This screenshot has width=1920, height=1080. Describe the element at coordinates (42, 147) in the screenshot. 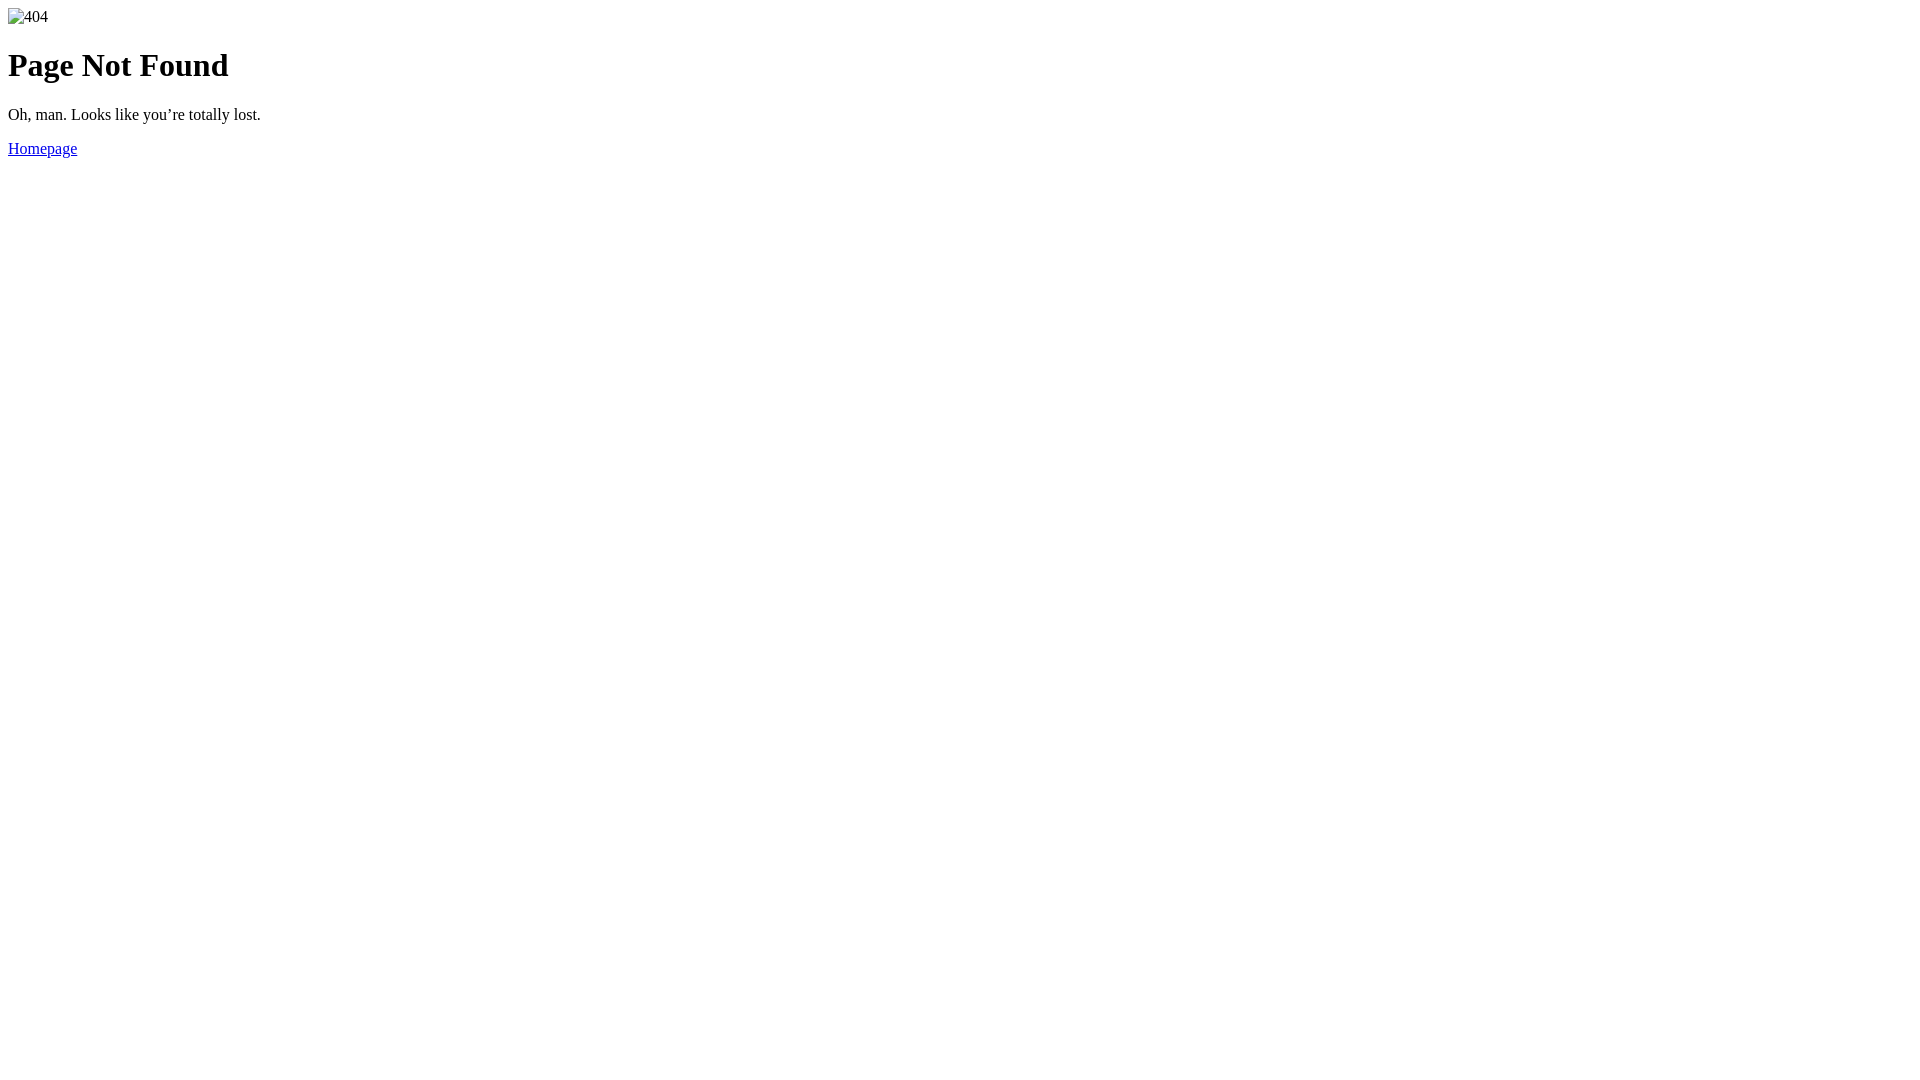

I see `'Homepage'` at that location.